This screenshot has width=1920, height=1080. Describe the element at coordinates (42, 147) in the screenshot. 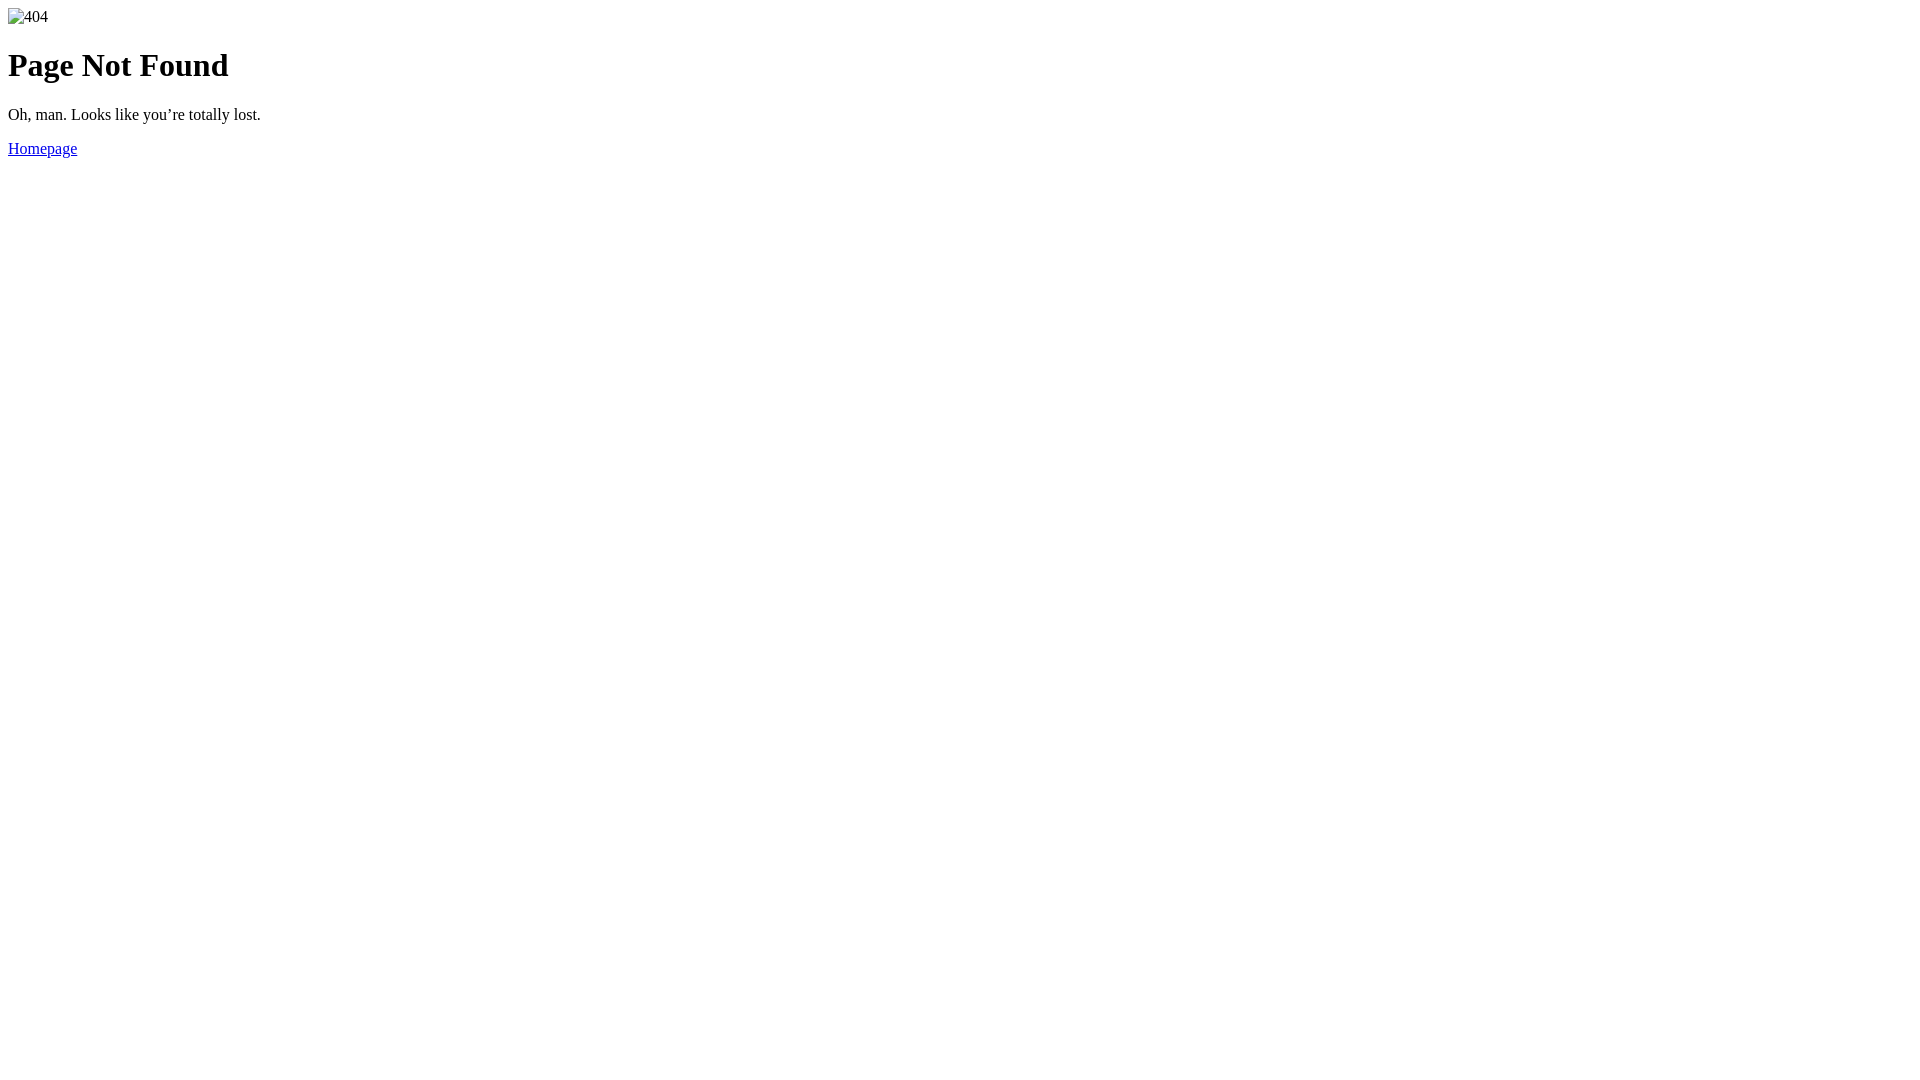

I see `'Homepage'` at that location.